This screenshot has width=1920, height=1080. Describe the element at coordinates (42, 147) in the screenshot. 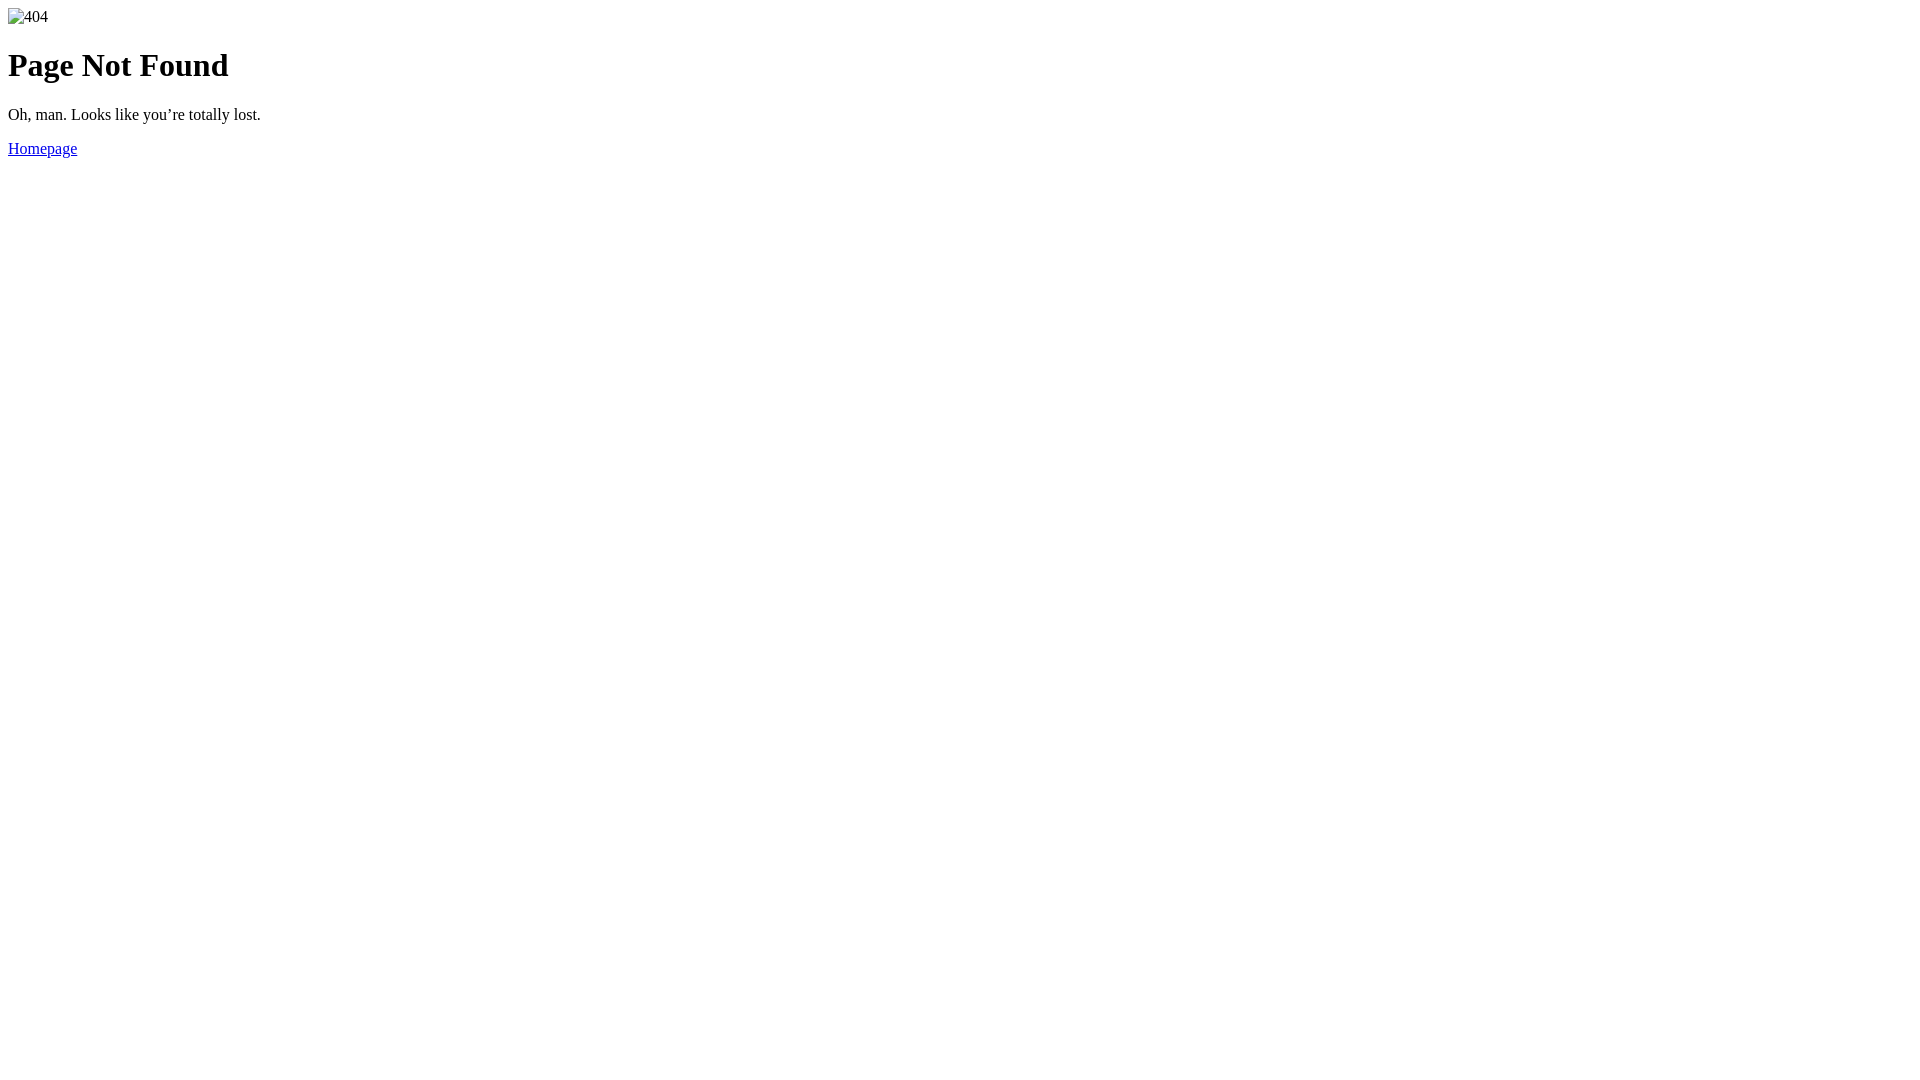

I see `'Homepage'` at that location.